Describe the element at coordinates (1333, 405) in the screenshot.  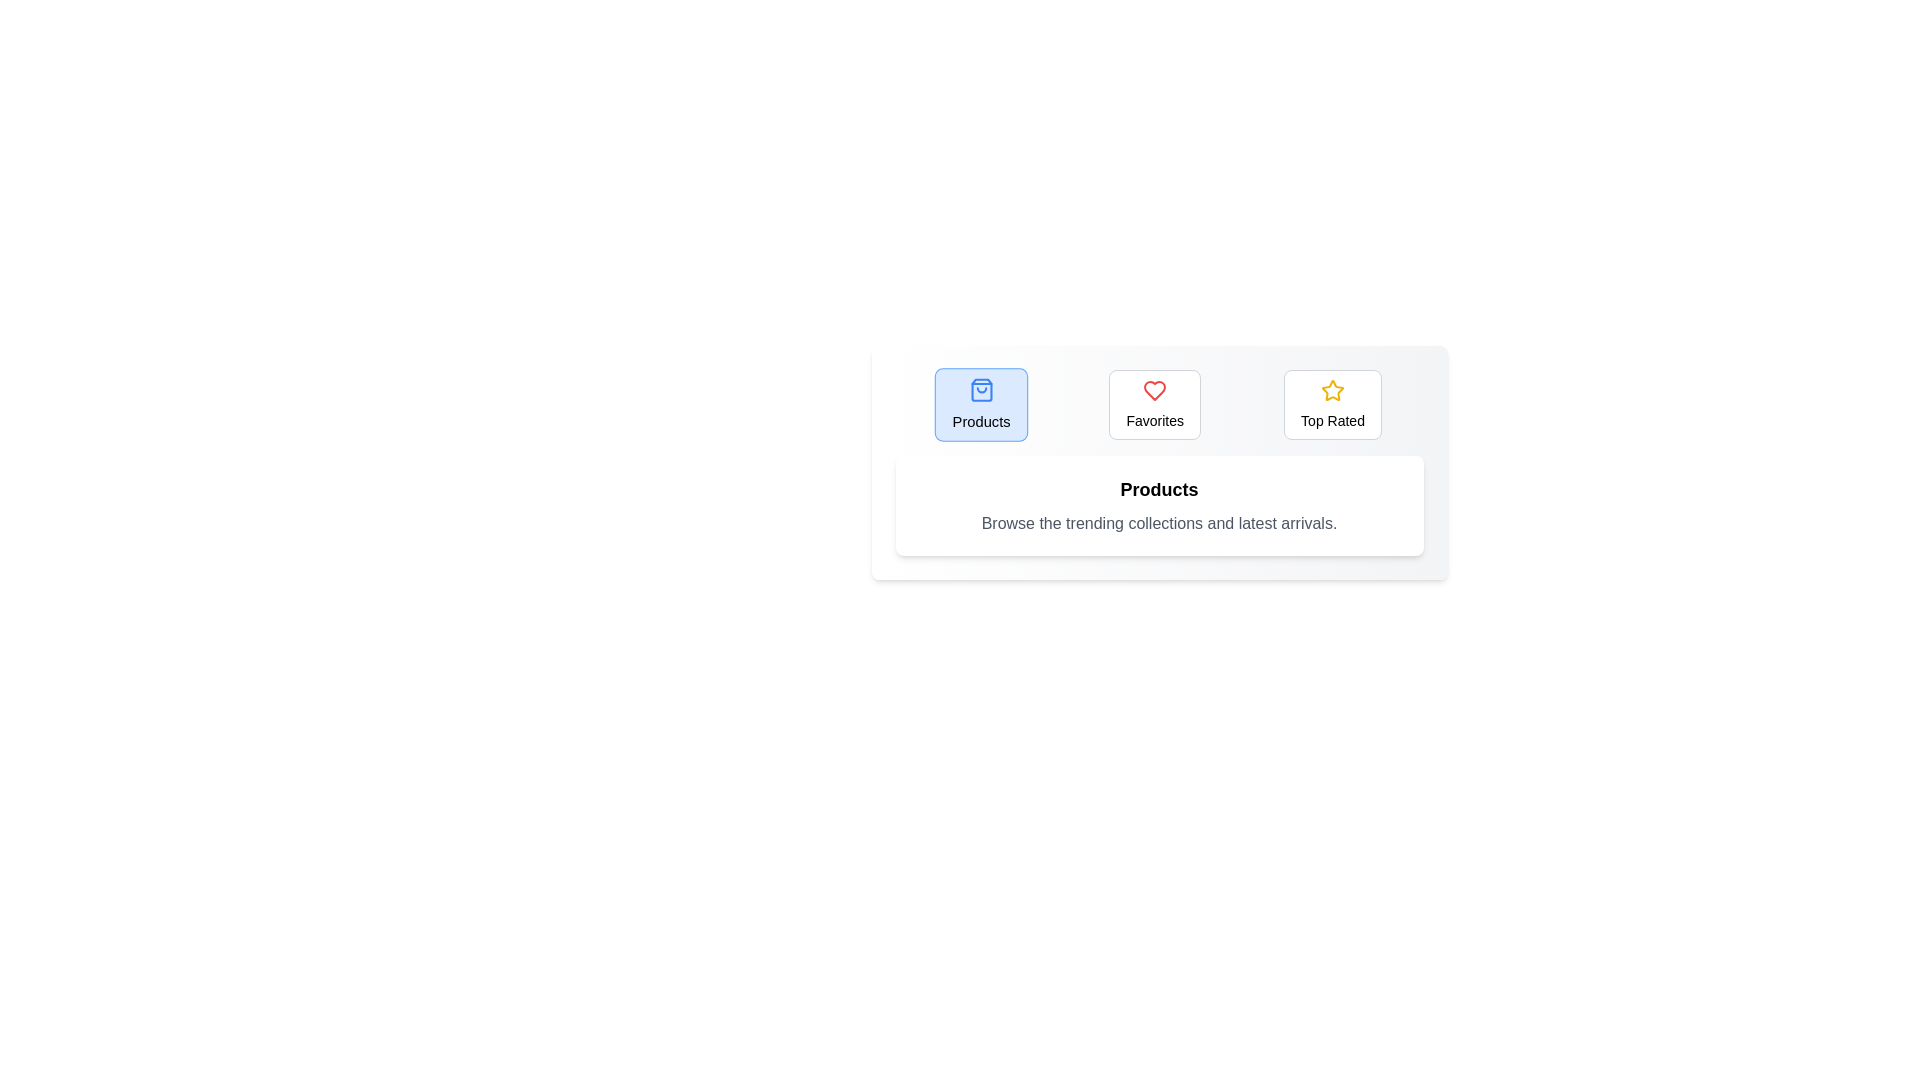
I see `the Top Rated tab` at that location.